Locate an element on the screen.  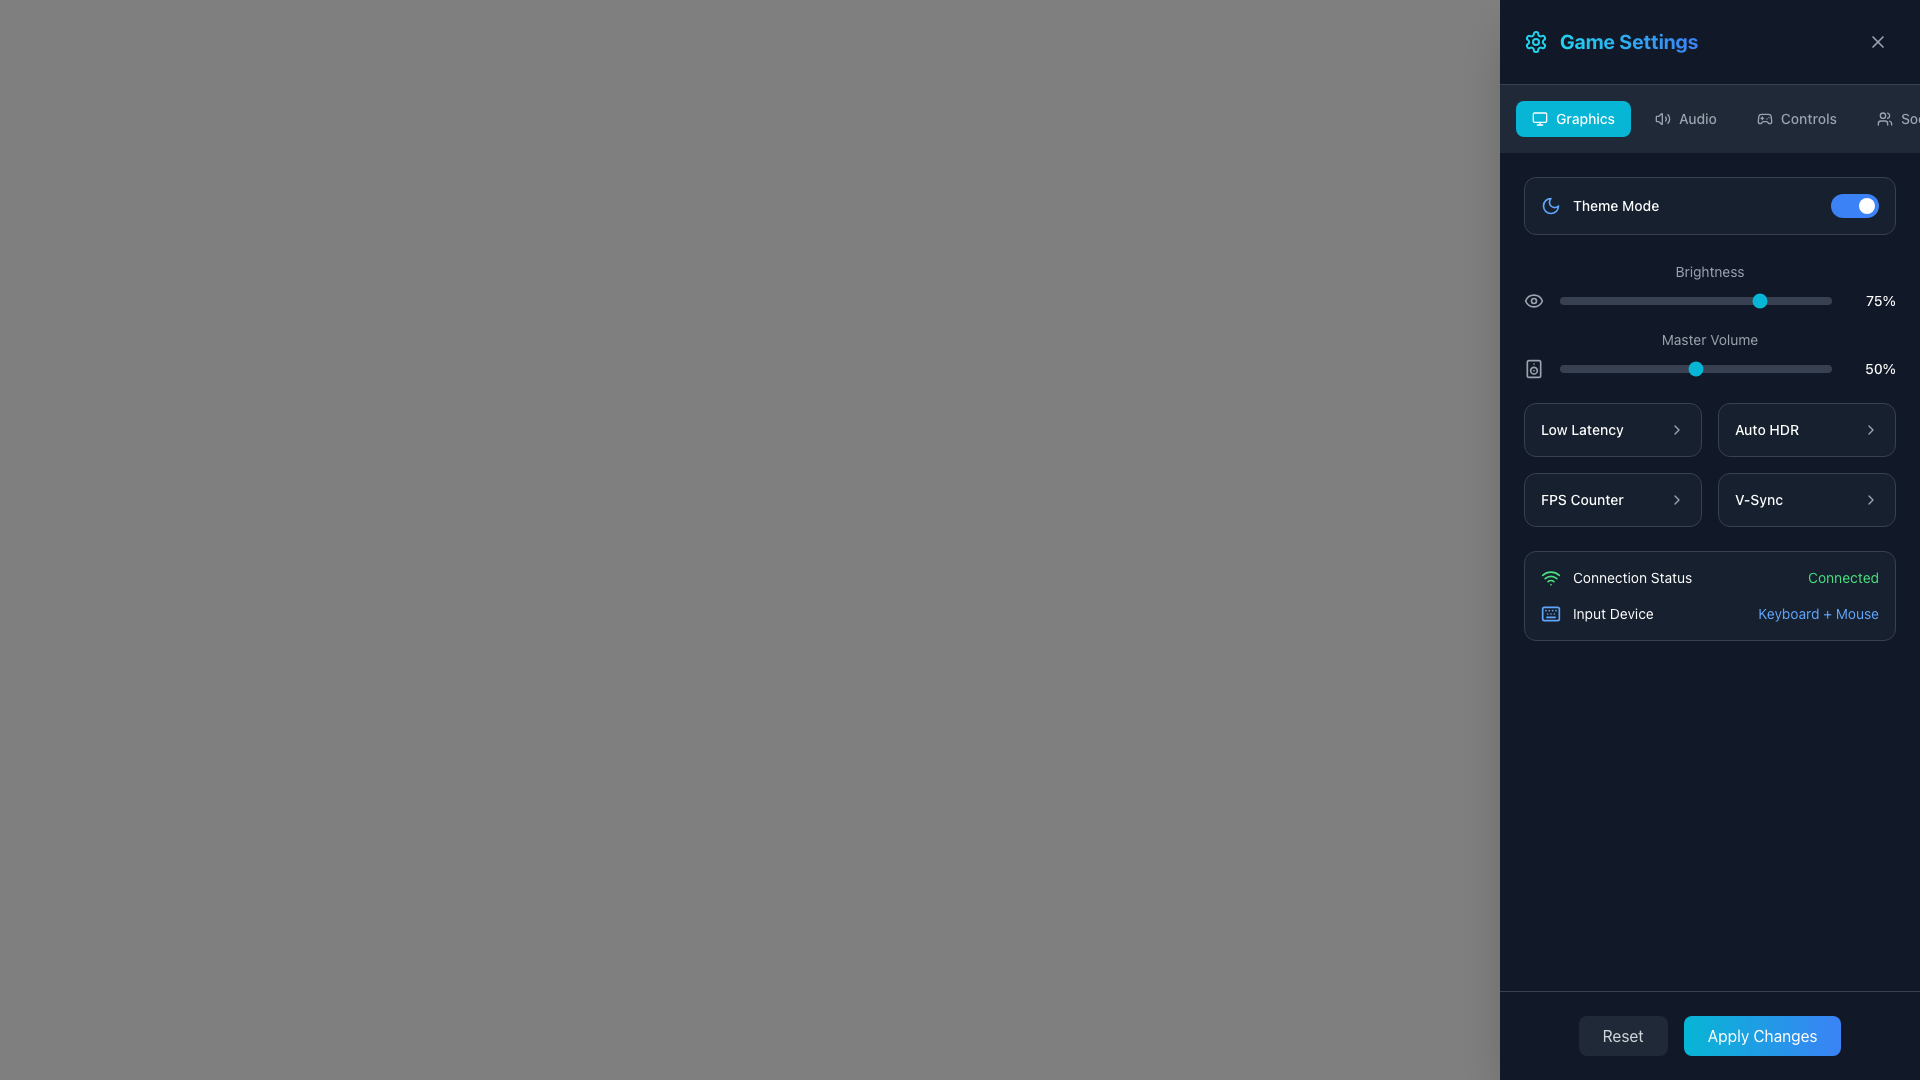
the right-pointing chevron icon located to the right of the text 'Low Latency' is located at coordinates (1676, 428).